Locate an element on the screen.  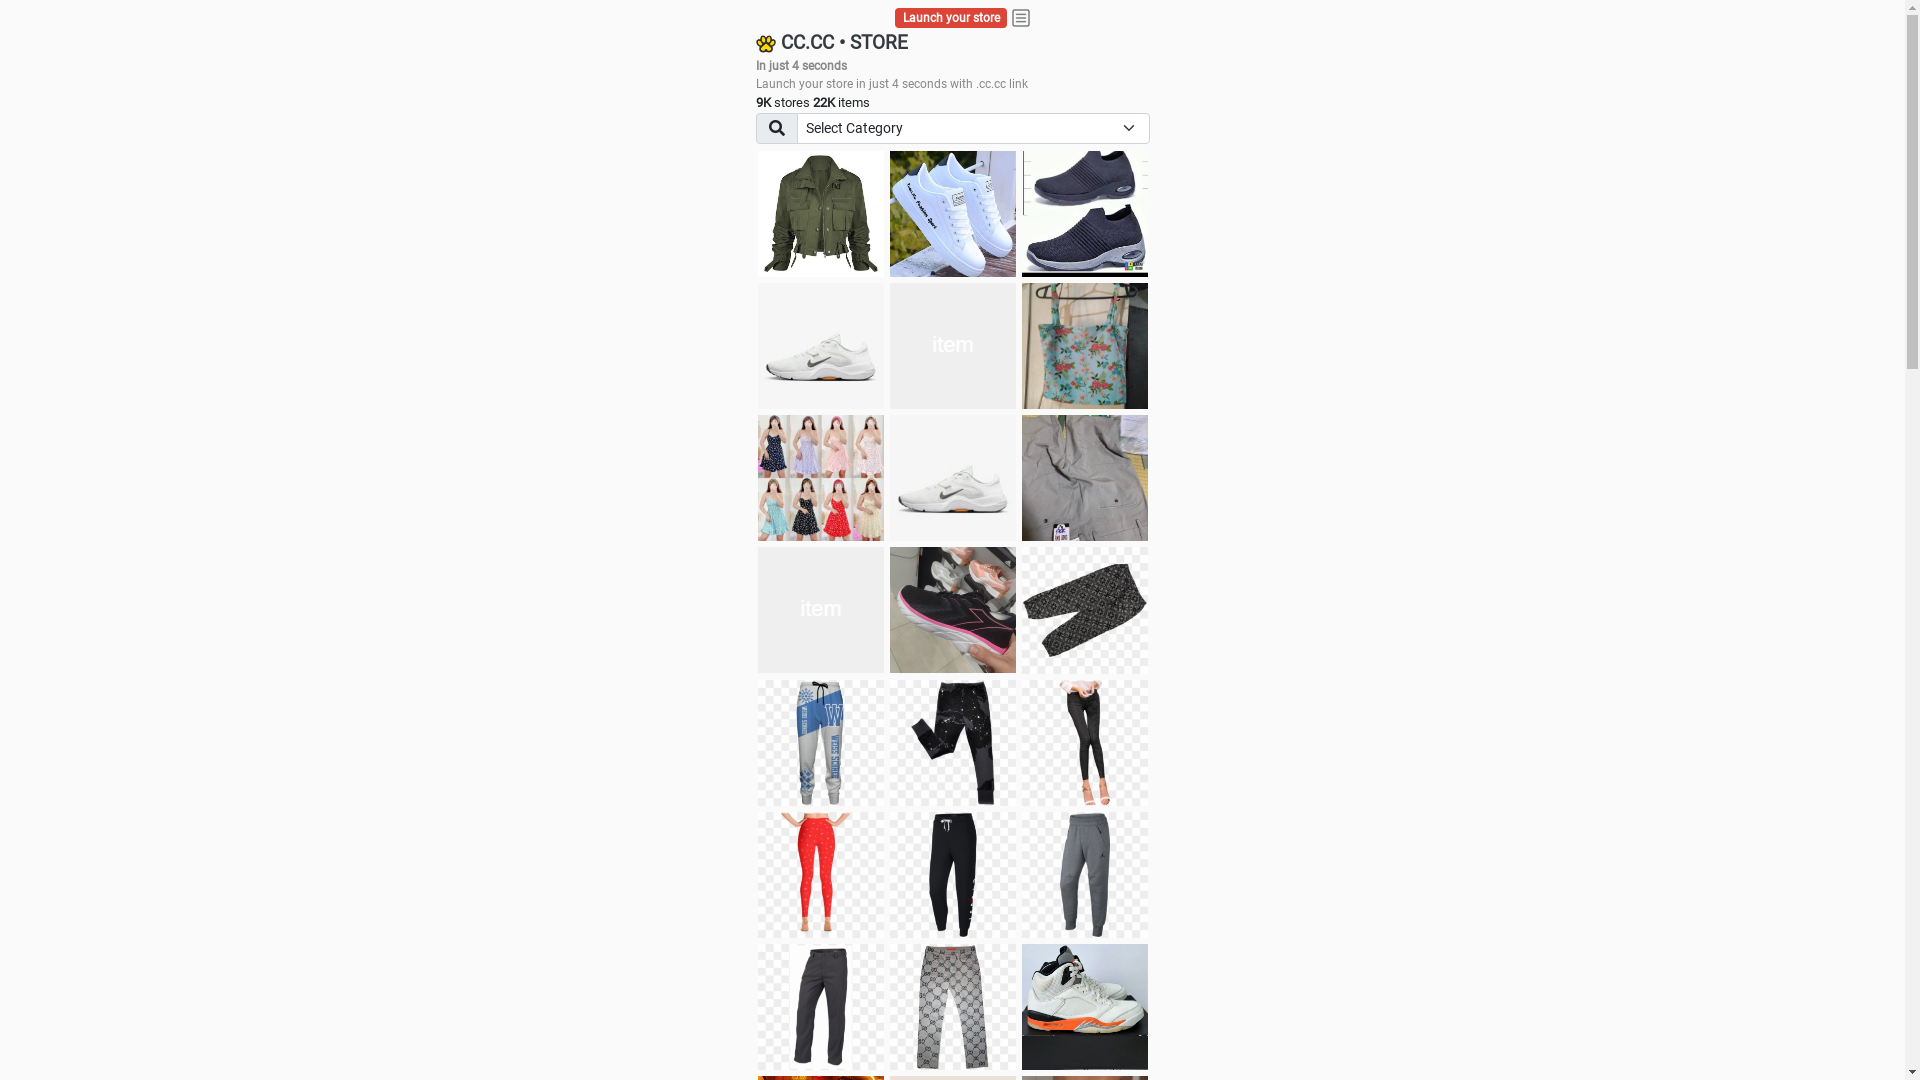
'Pant' is located at coordinates (820, 1006).